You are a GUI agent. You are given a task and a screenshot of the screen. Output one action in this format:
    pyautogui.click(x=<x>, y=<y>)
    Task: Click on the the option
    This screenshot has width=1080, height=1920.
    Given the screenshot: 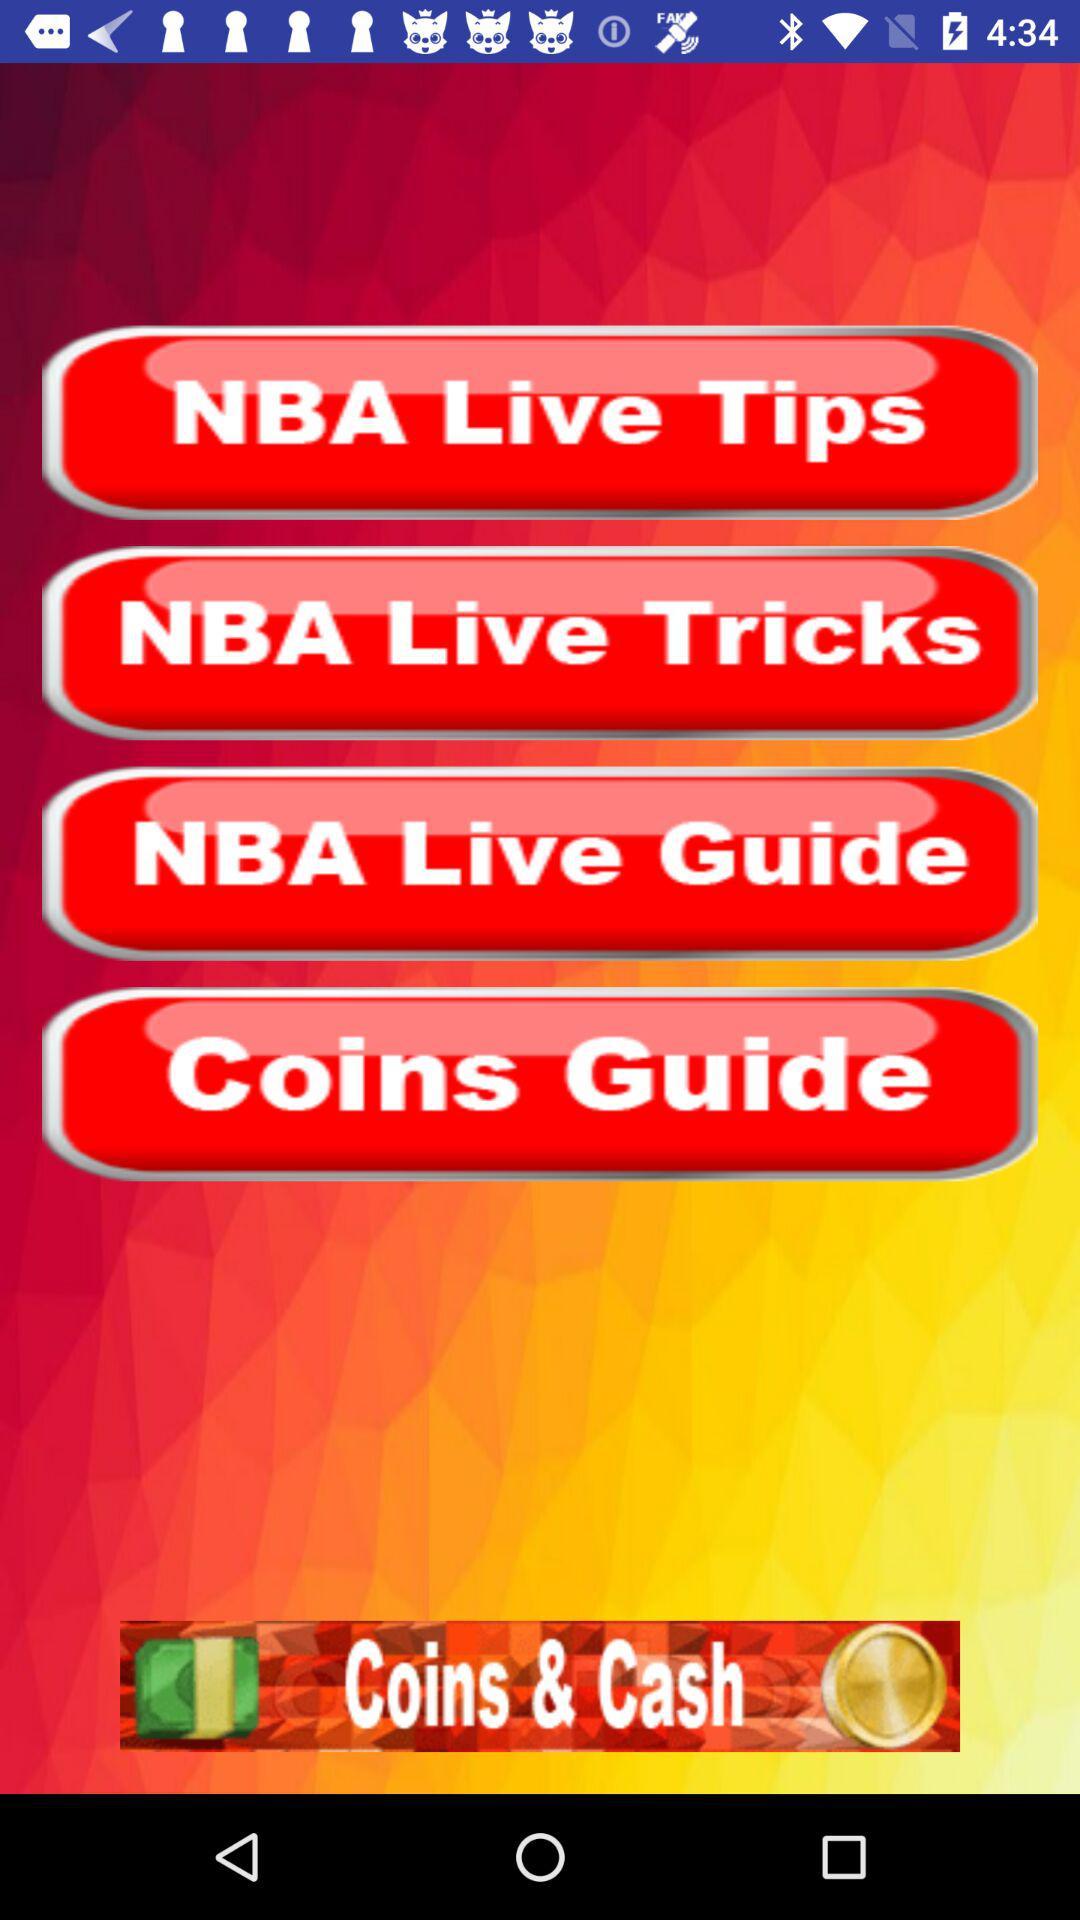 What is the action you would take?
    pyautogui.click(x=540, y=1083)
    